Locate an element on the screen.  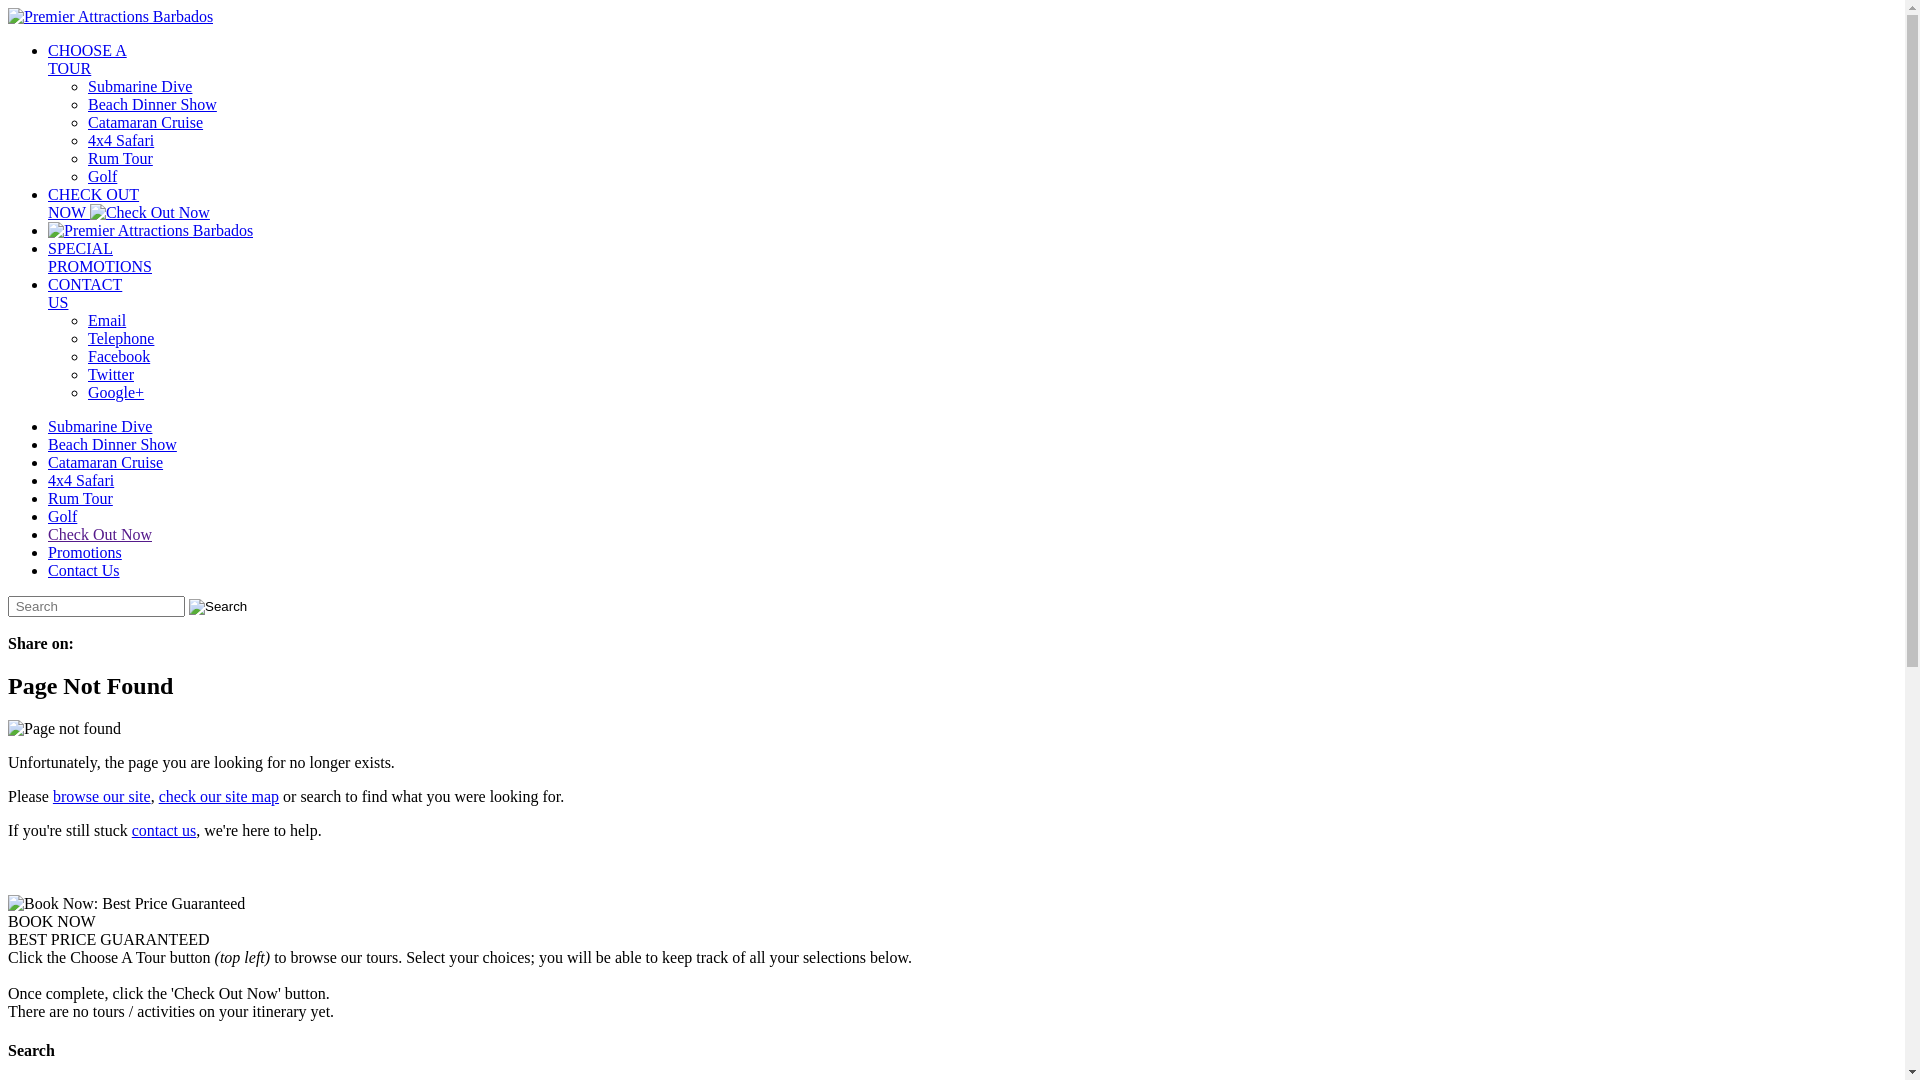
'Submarine Dive' is located at coordinates (138, 85).